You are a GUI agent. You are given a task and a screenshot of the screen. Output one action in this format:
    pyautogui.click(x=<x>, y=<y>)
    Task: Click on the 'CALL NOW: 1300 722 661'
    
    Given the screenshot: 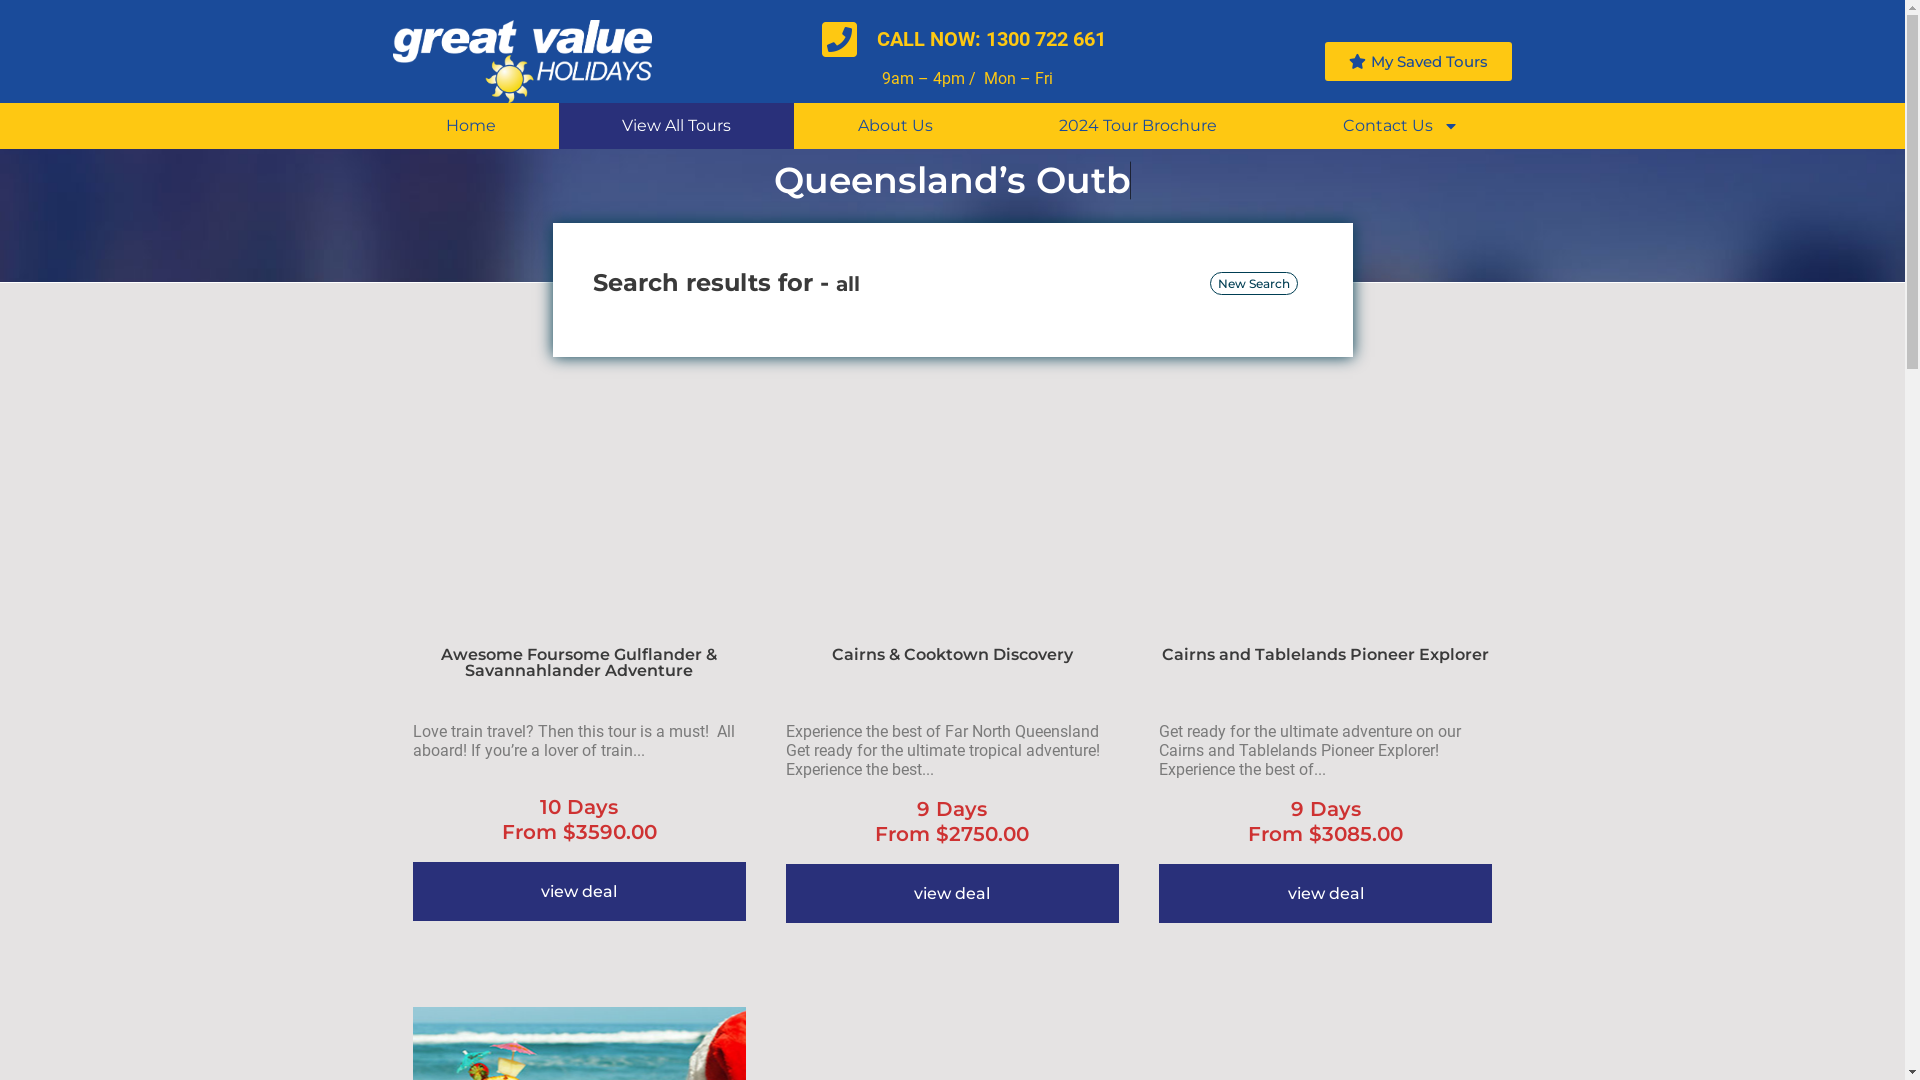 What is the action you would take?
    pyautogui.click(x=964, y=38)
    